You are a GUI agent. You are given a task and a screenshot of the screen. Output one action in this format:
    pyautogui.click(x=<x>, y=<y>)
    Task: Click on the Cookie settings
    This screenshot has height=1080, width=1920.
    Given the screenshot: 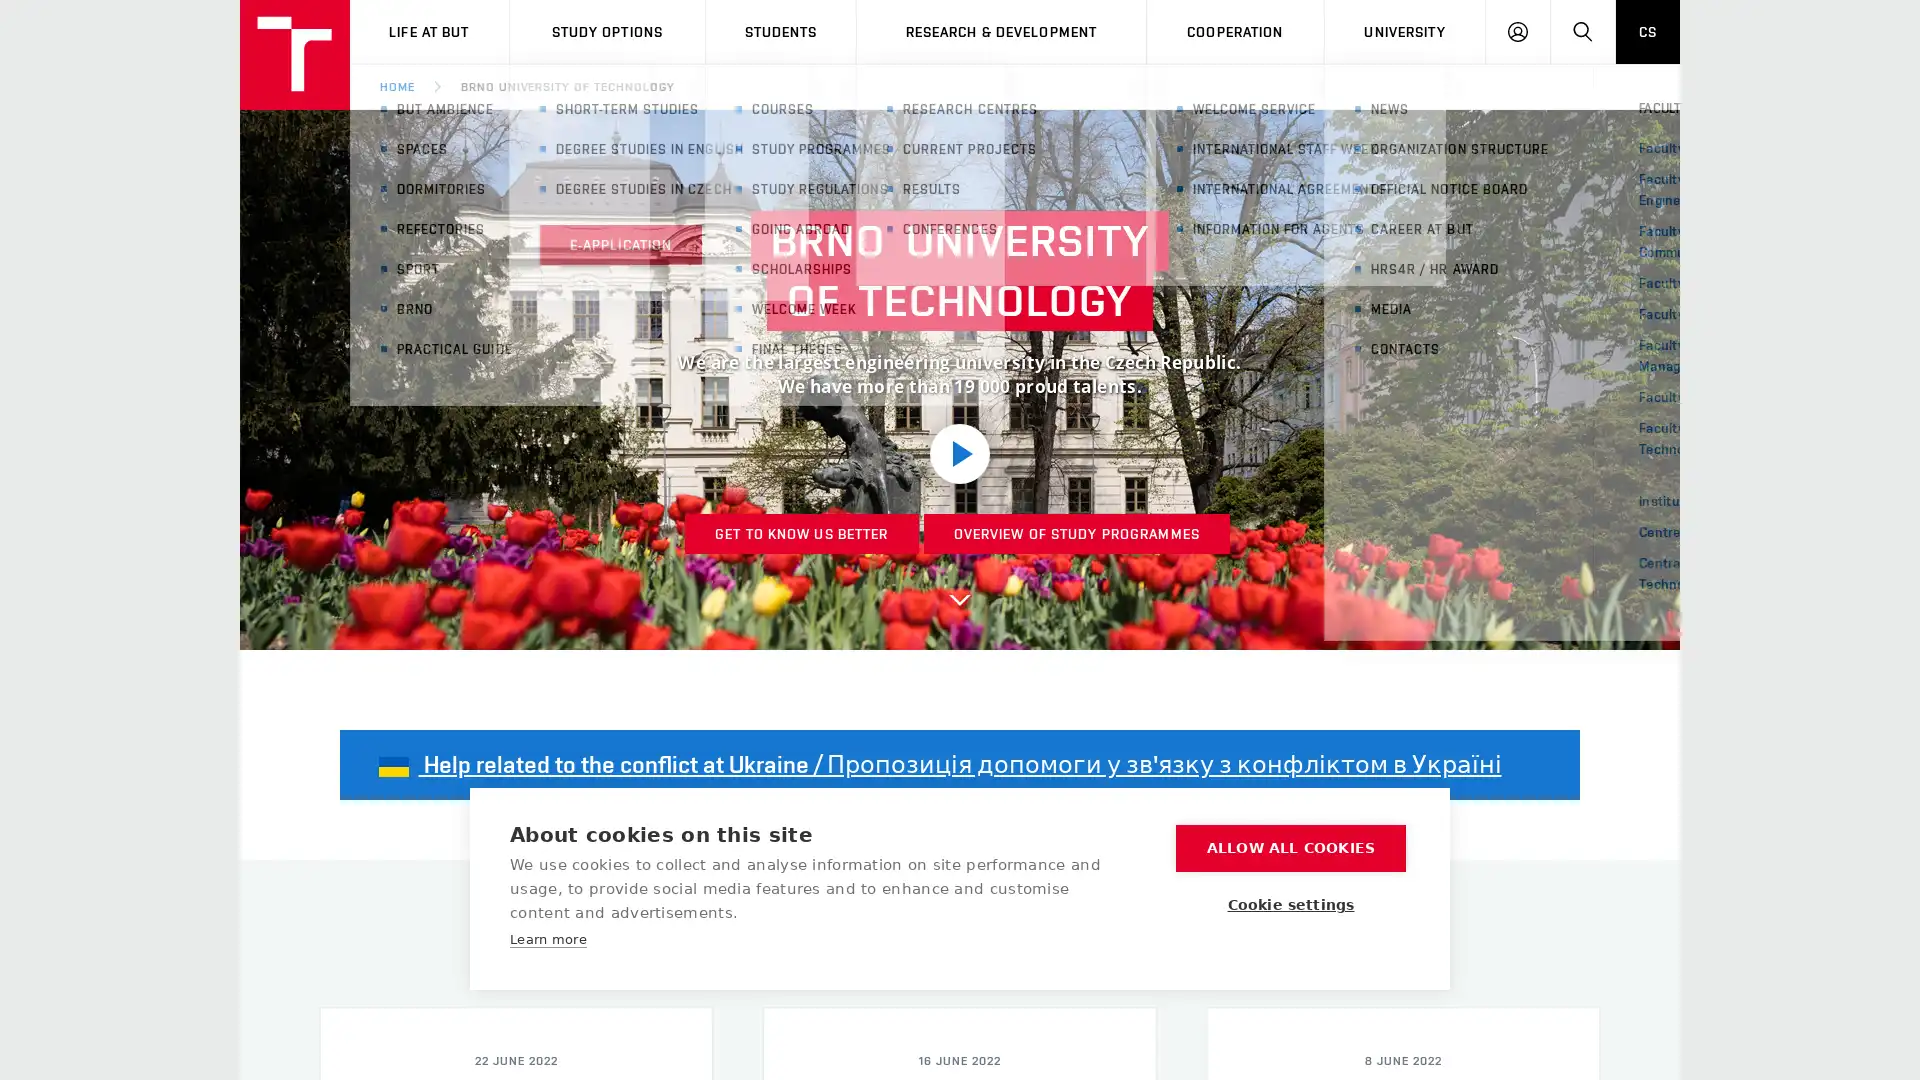 What is the action you would take?
    pyautogui.click(x=1291, y=905)
    